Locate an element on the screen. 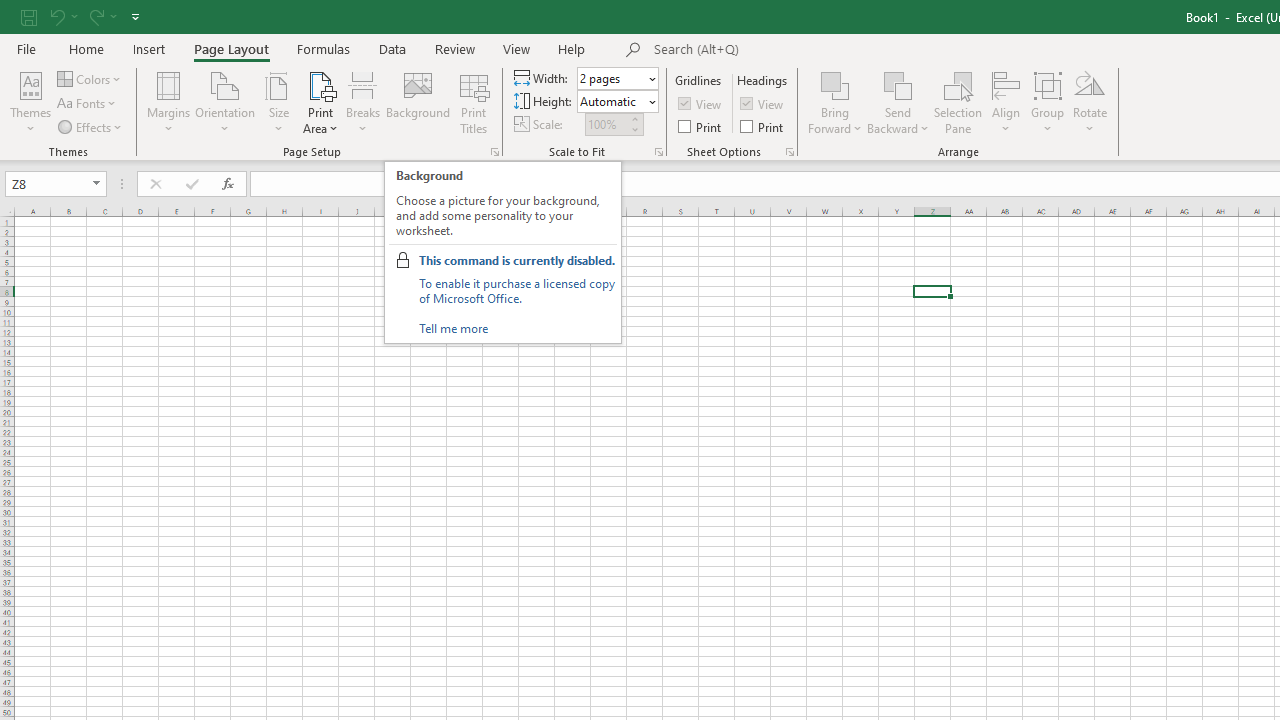 Image resolution: width=1280 pixels, height=720 pixels. 'Rotate' is located at coordinates (1088, 103).